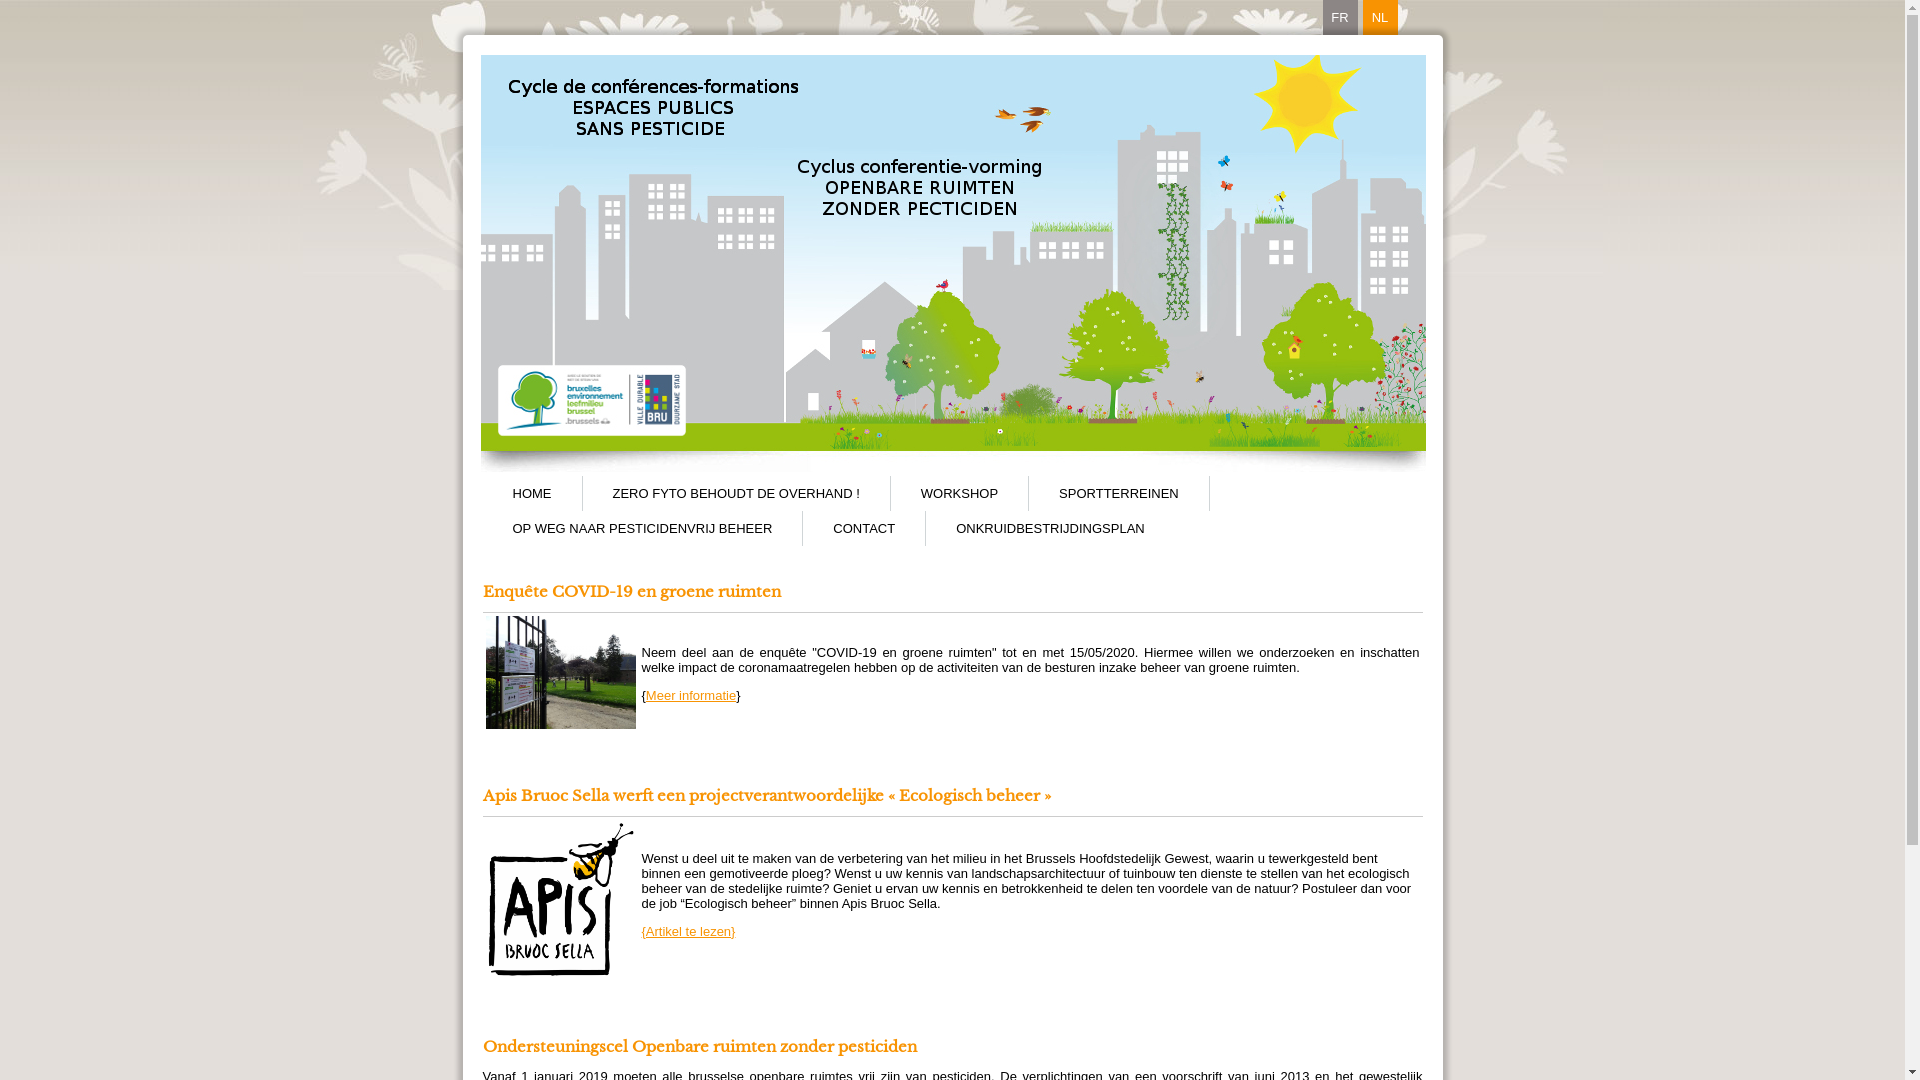  What do you see at coordinates (1339, 17) in the screenshot?
I see `'FR'` at bounding box center [1339, 17].